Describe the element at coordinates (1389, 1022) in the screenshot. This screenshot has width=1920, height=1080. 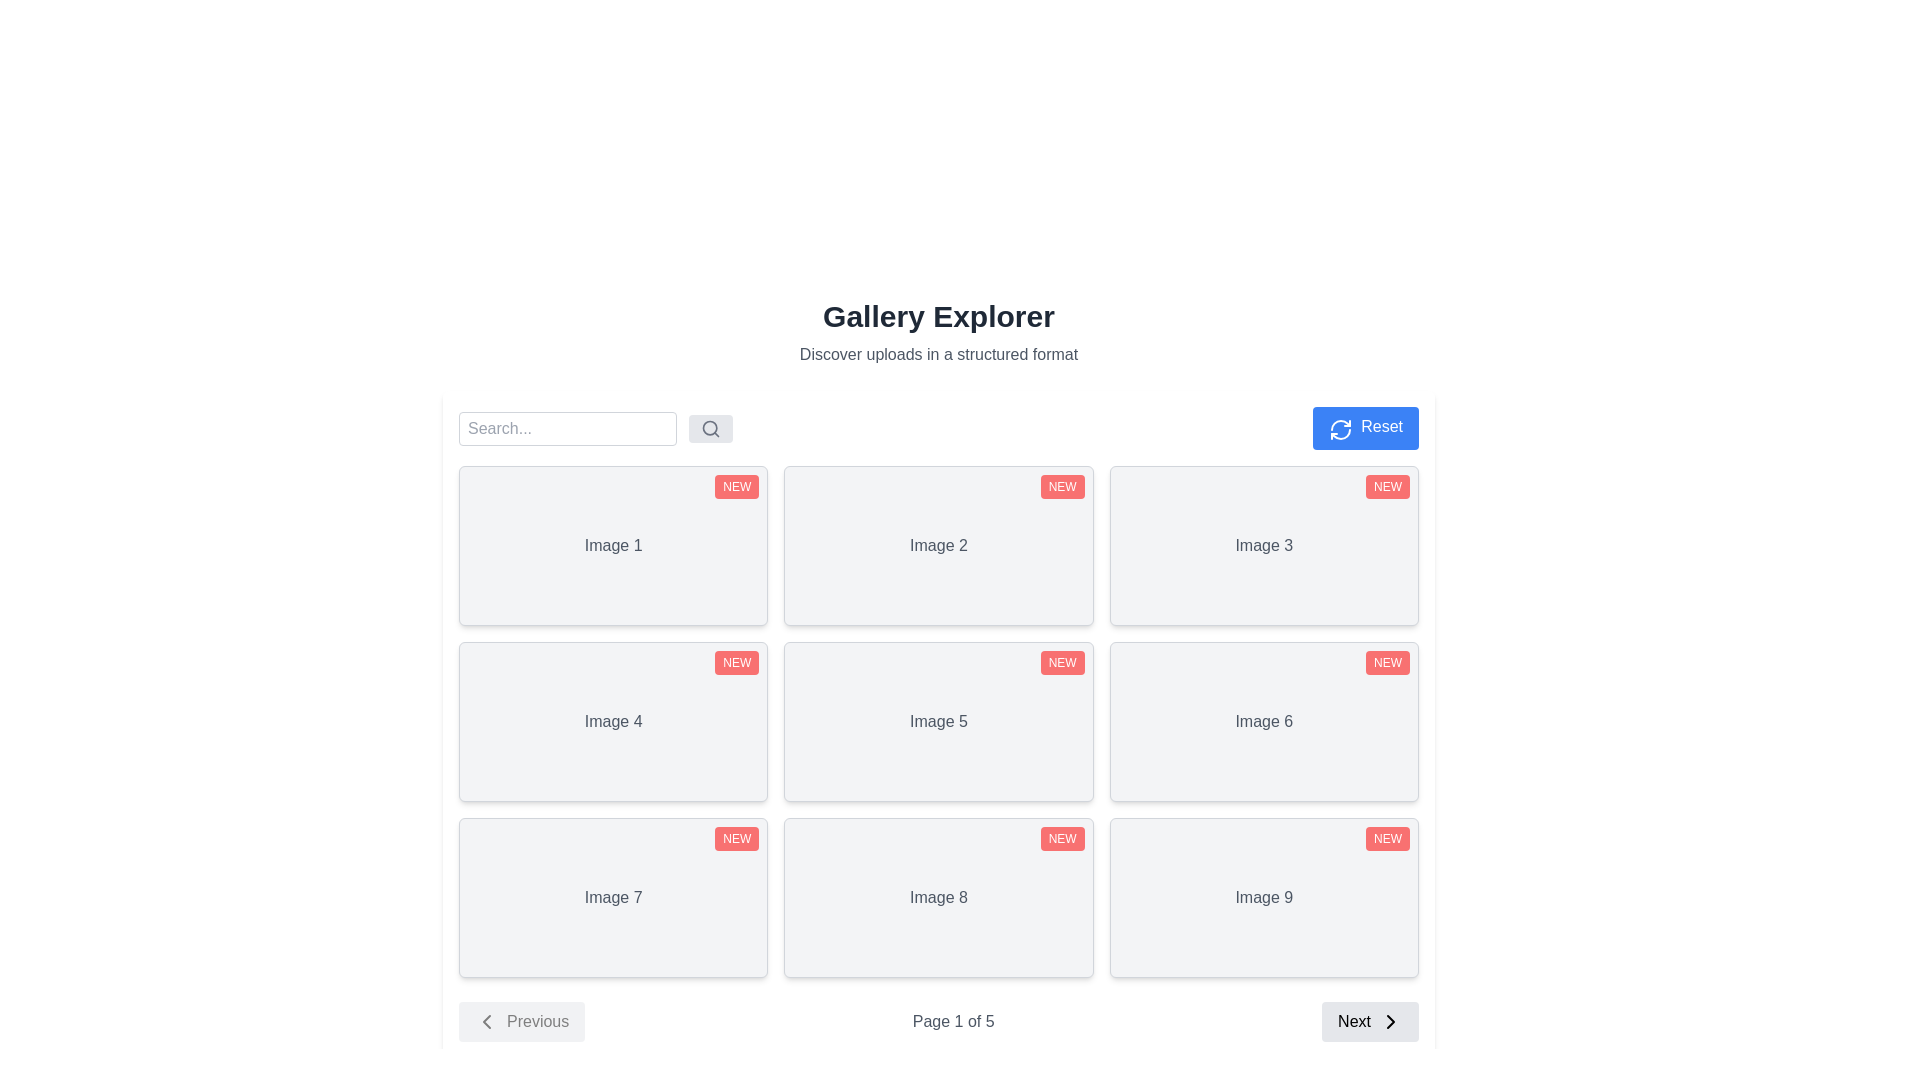
I see `the right-pointing chevron icon located within the 'Next' button at the bottom-right corner of the interface to engage the button` at that location.